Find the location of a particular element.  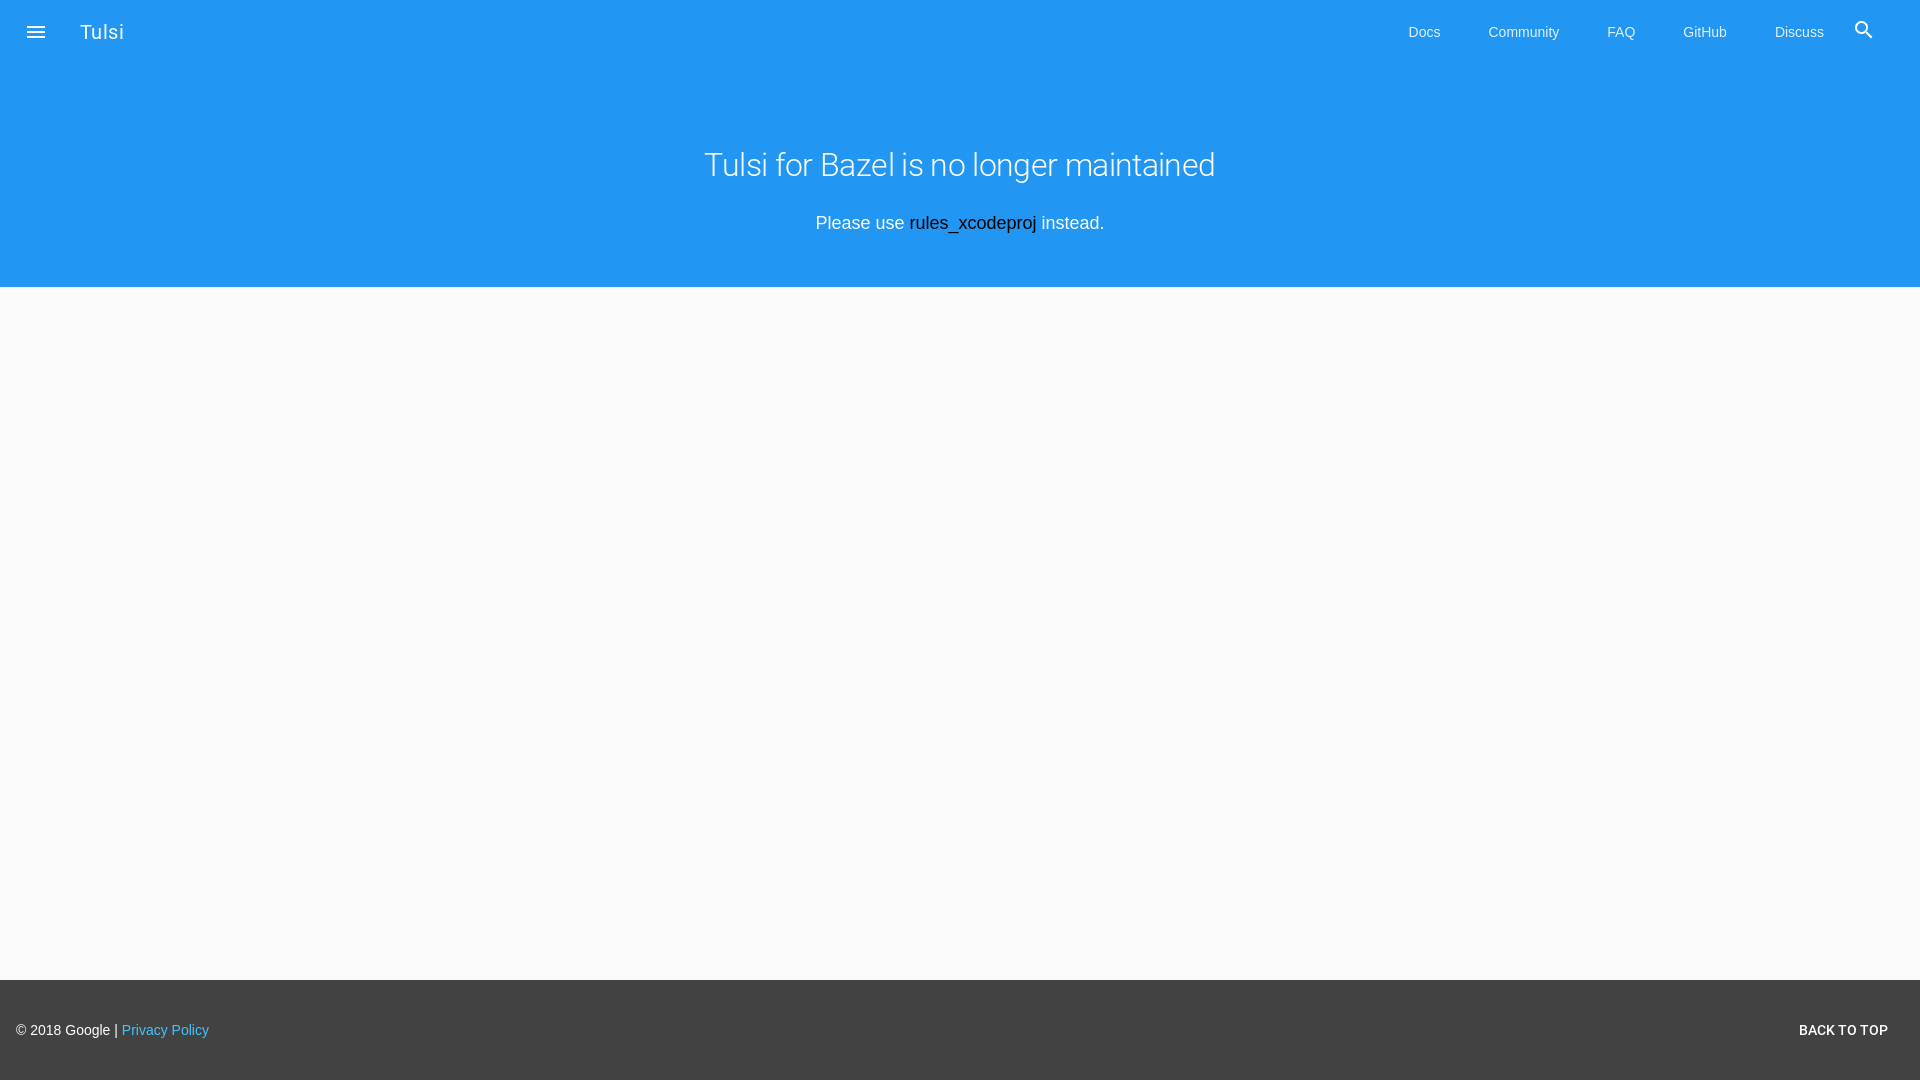

'Discuss' is located at coordinates (1799, 31).